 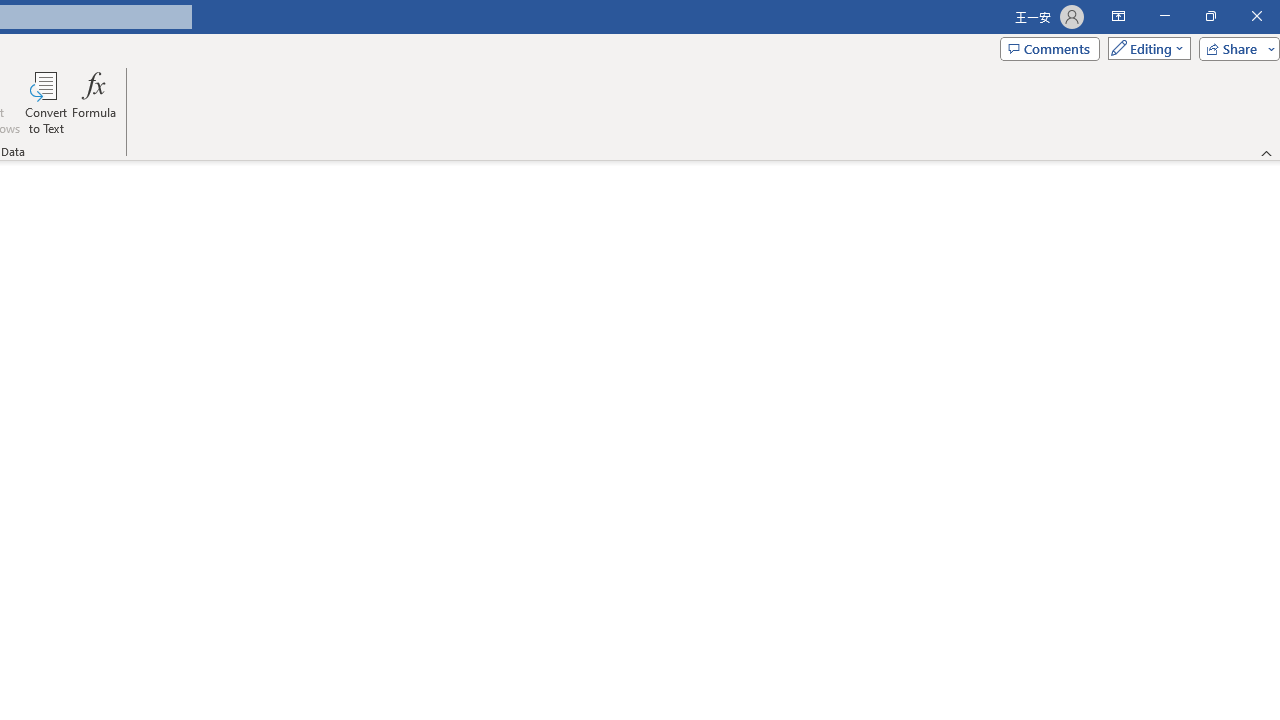 What do you see at coordinates (1209, 16) in the screenshot?
I see `'Restore Down'` at bounding box center [1209, 16].